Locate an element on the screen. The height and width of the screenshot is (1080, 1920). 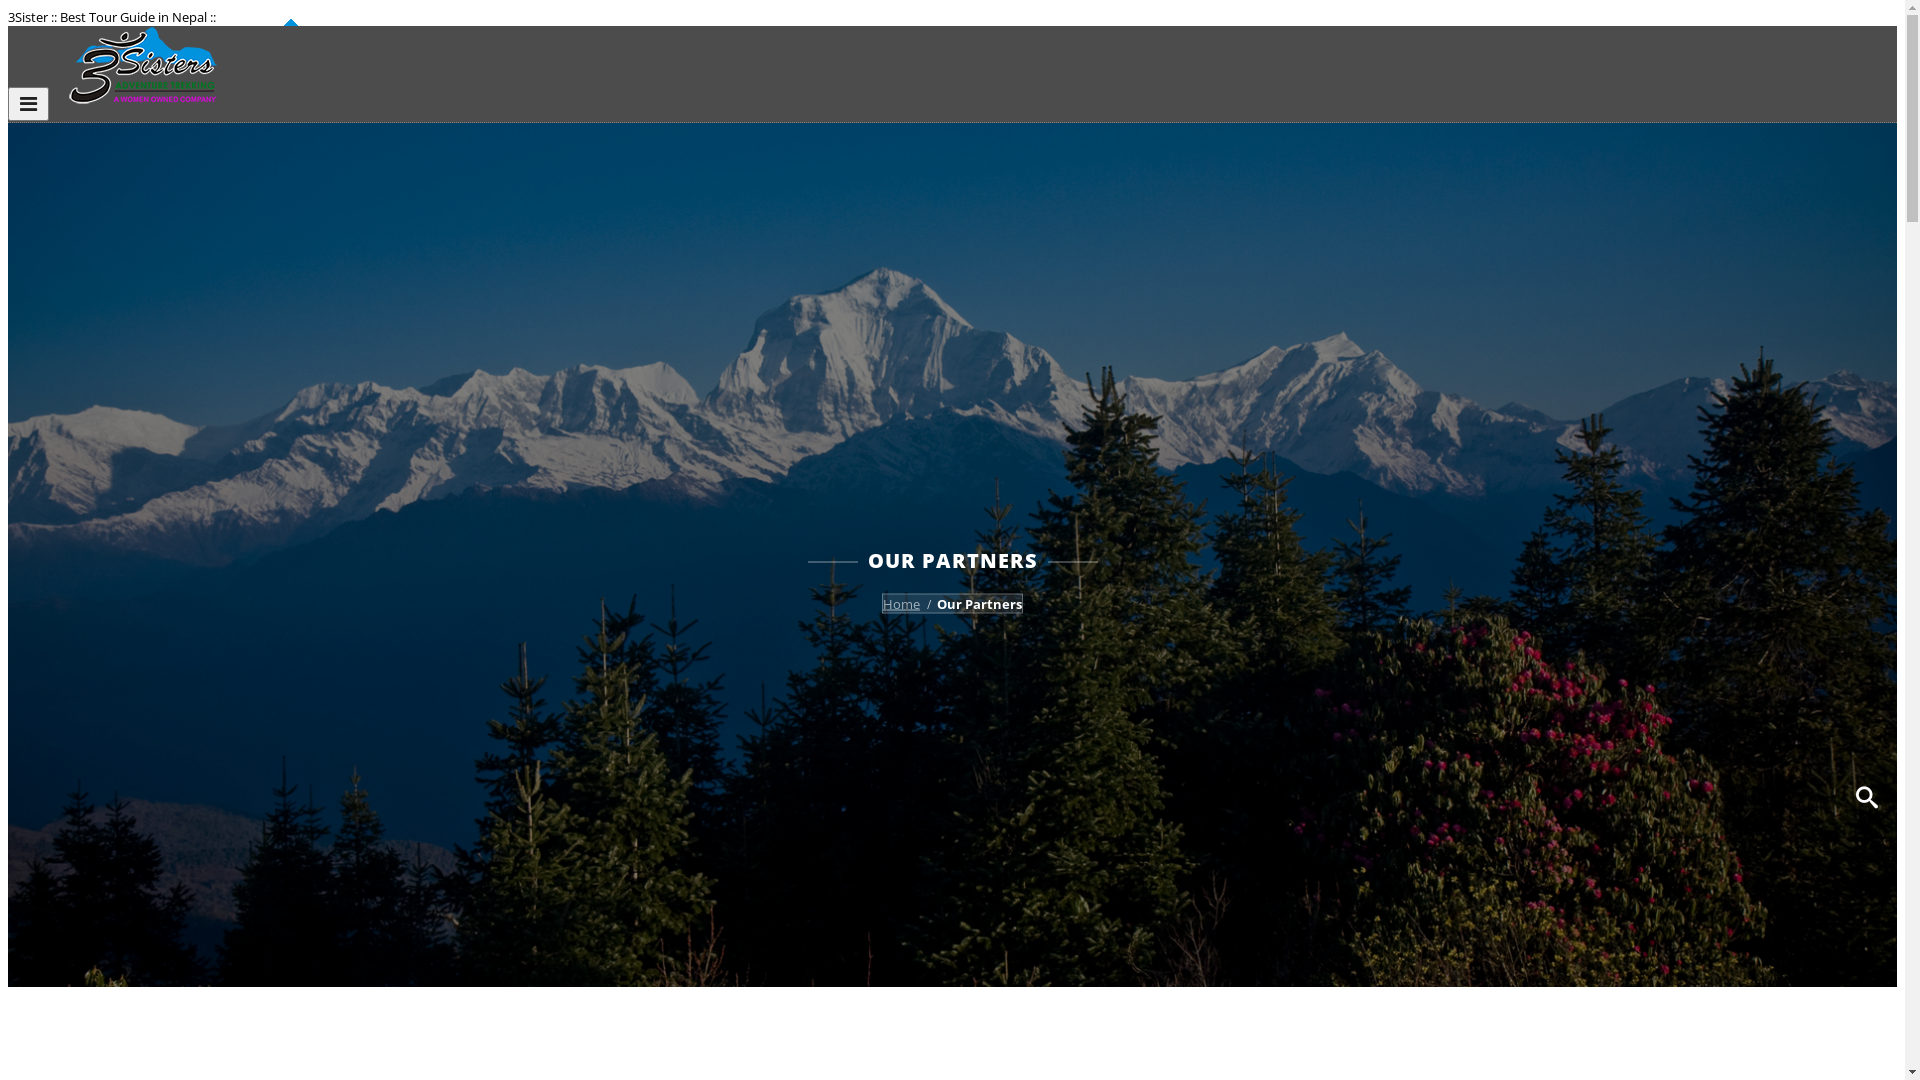
'Toggle navigation' is located at coordinates (8, 104).